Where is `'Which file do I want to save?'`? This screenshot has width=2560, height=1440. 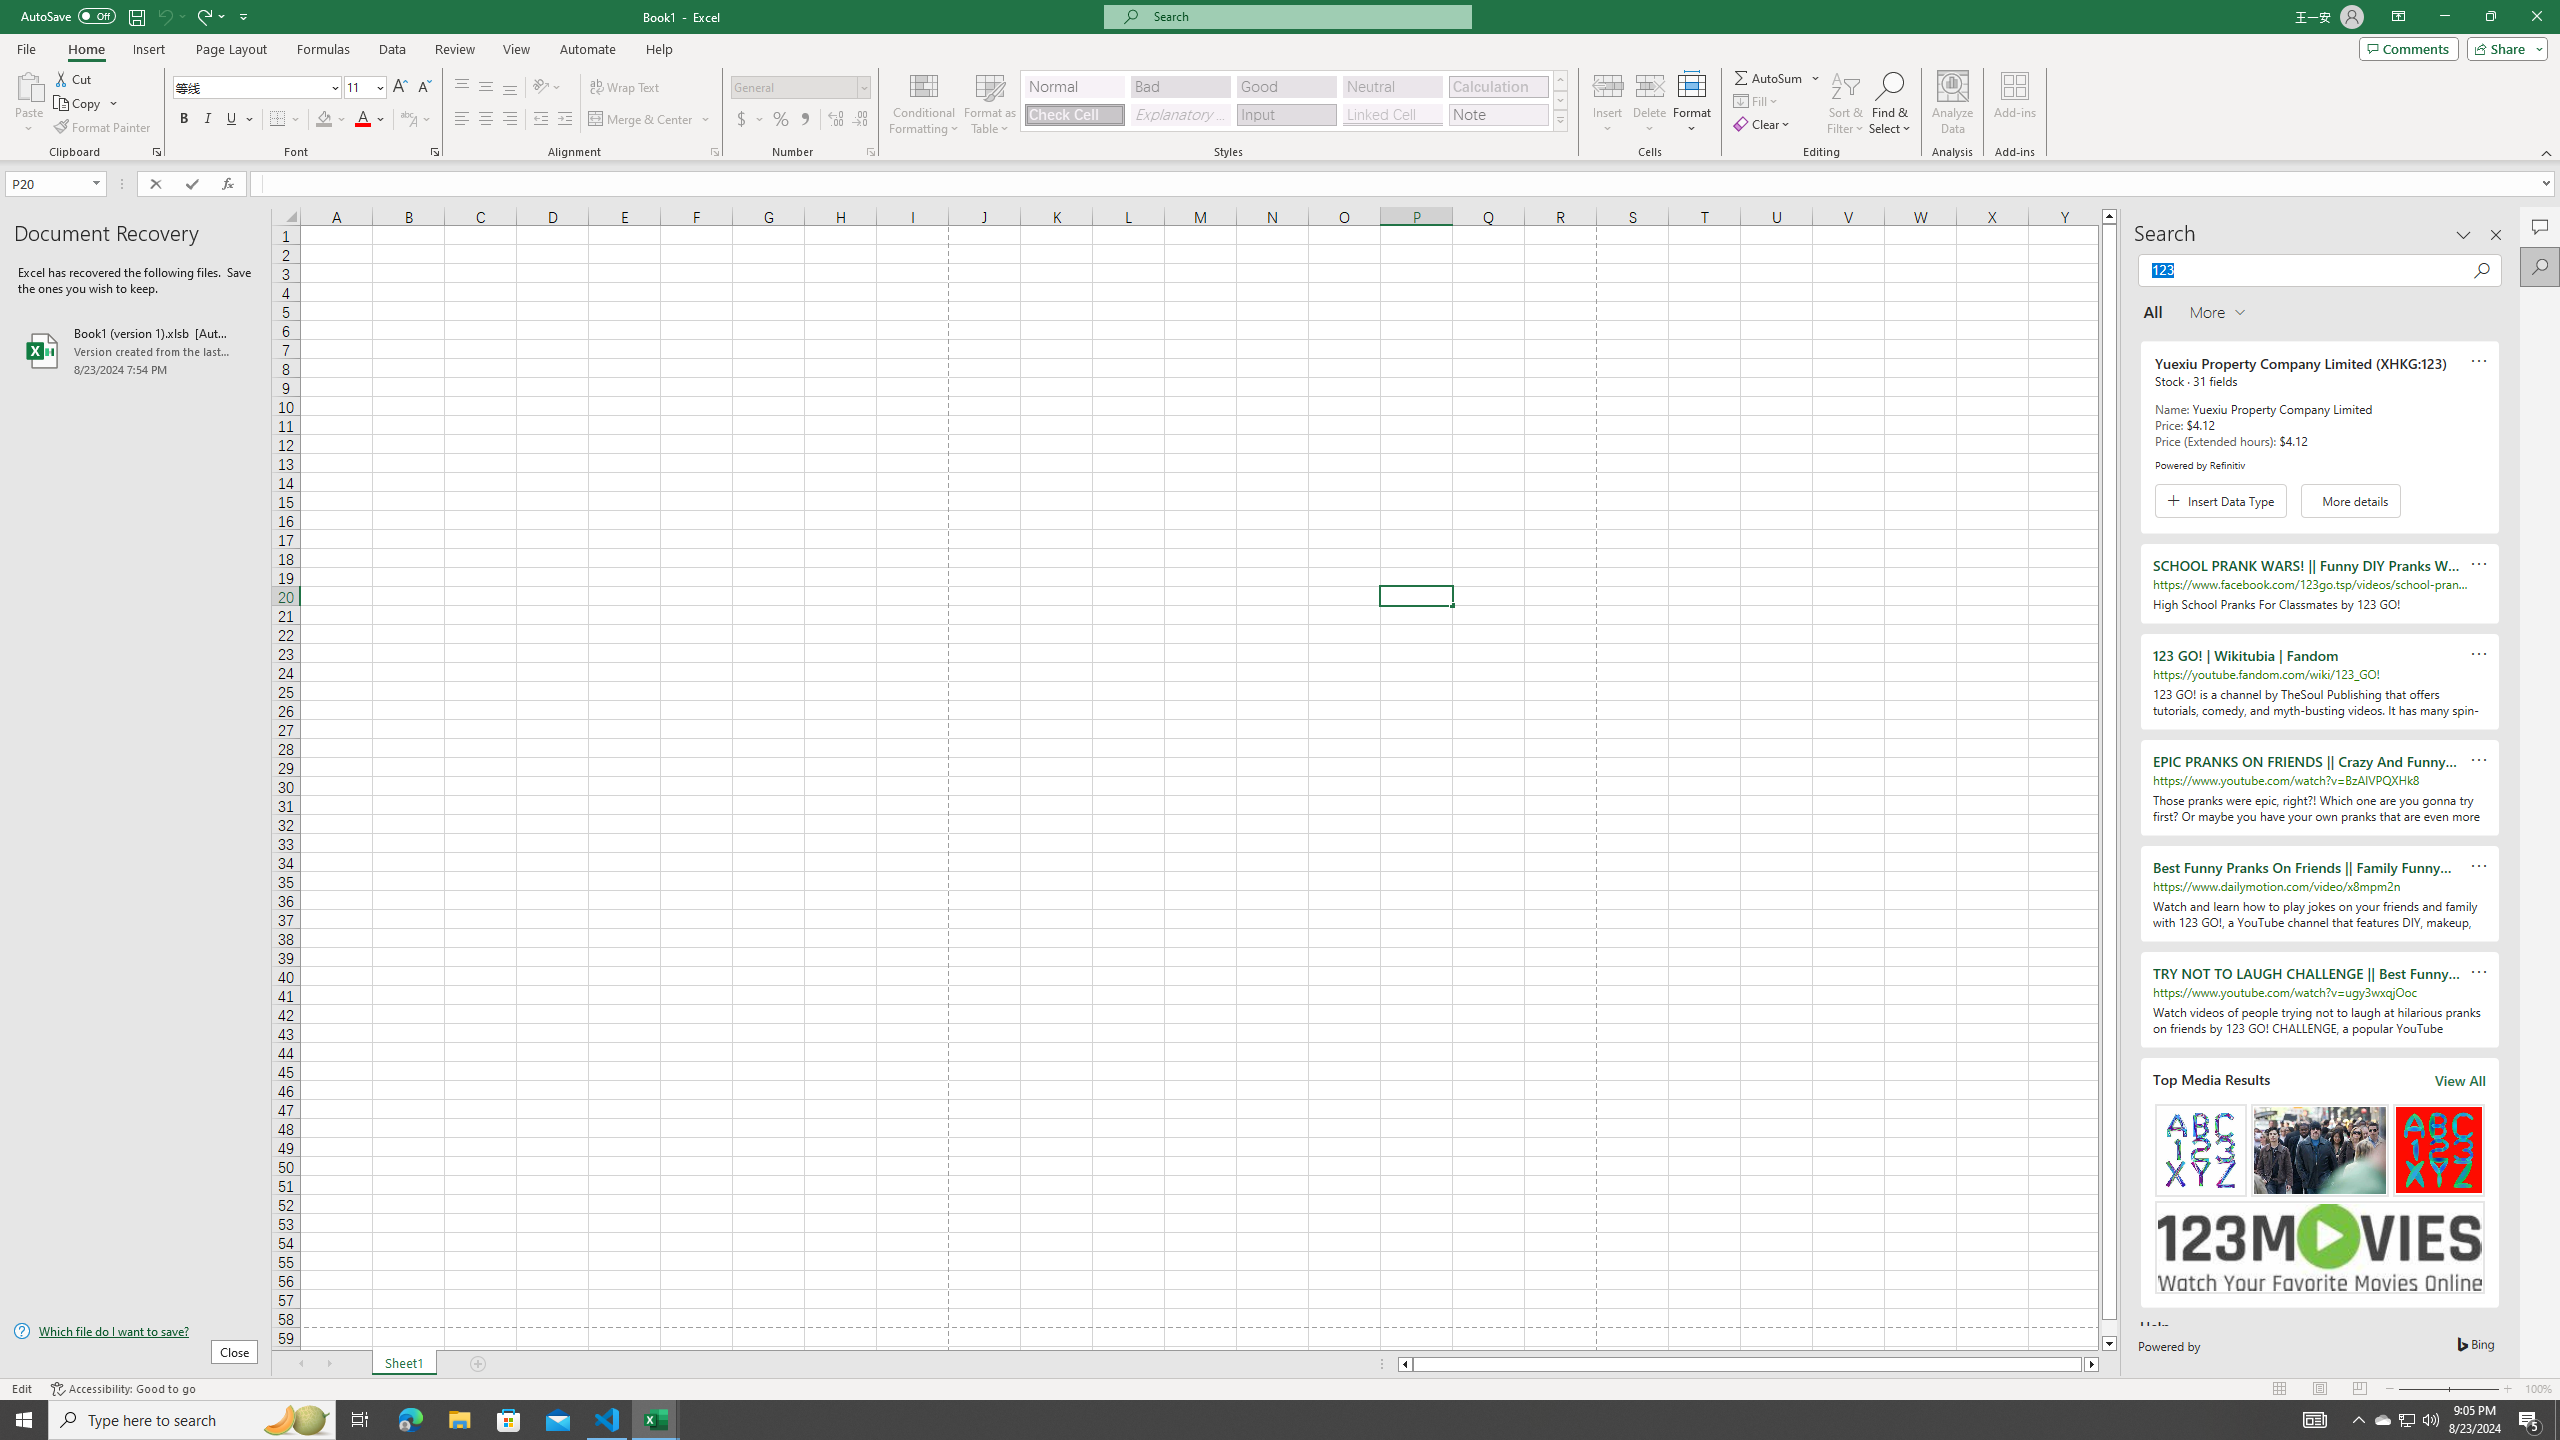
'Which file do I want to save?' is located at coordinates (134, 1332).